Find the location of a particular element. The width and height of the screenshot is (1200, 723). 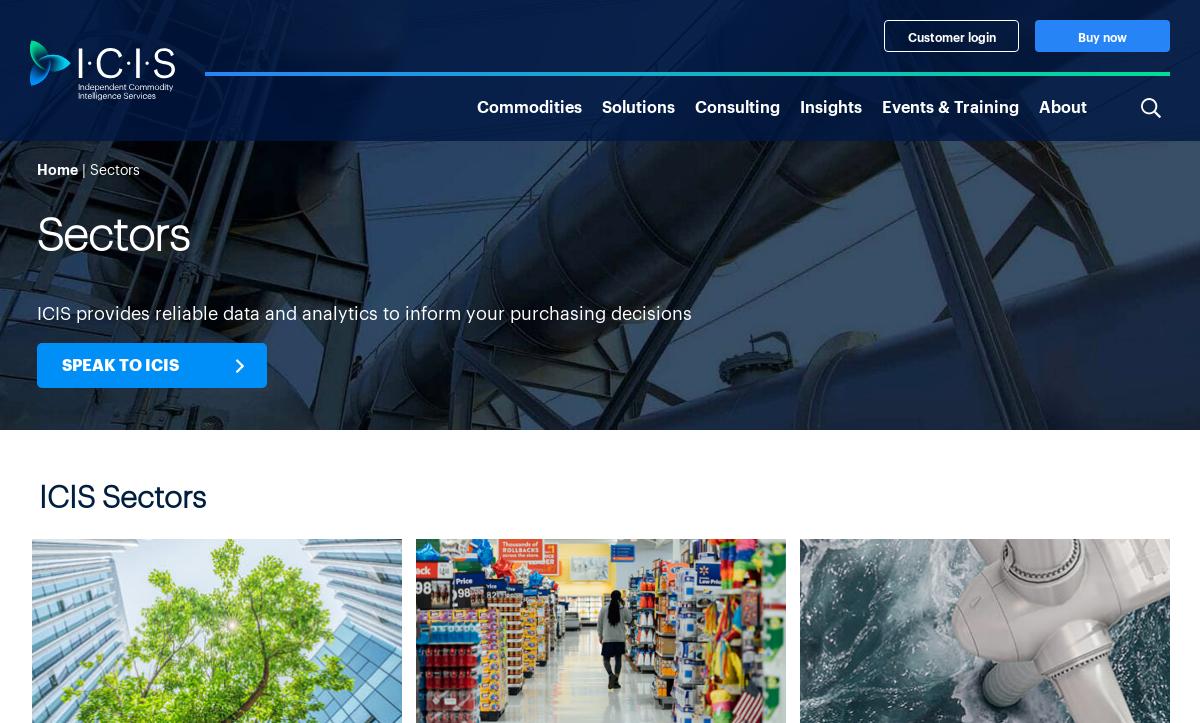

'Commodities' is located at coordinates (528, 103).